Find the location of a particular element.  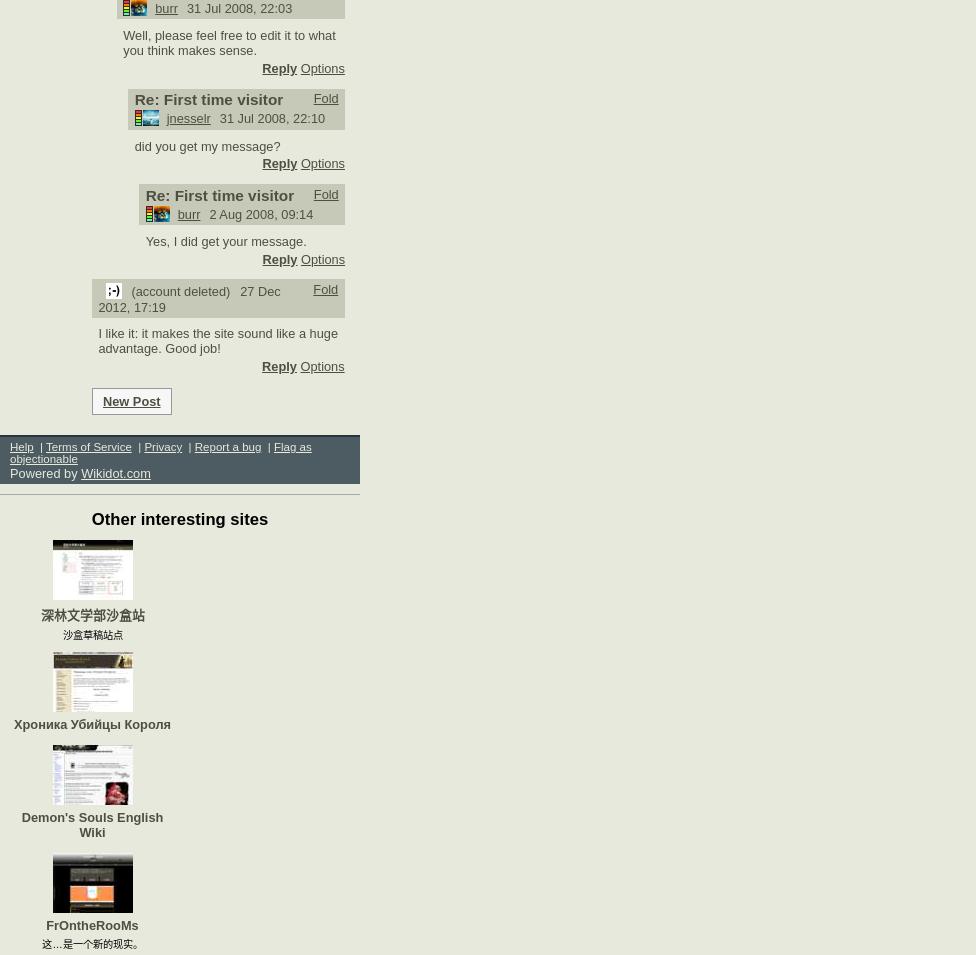

'I like it: it makes the site sound like a huge advantage. Good job!' is located at coordinates (217, 340).